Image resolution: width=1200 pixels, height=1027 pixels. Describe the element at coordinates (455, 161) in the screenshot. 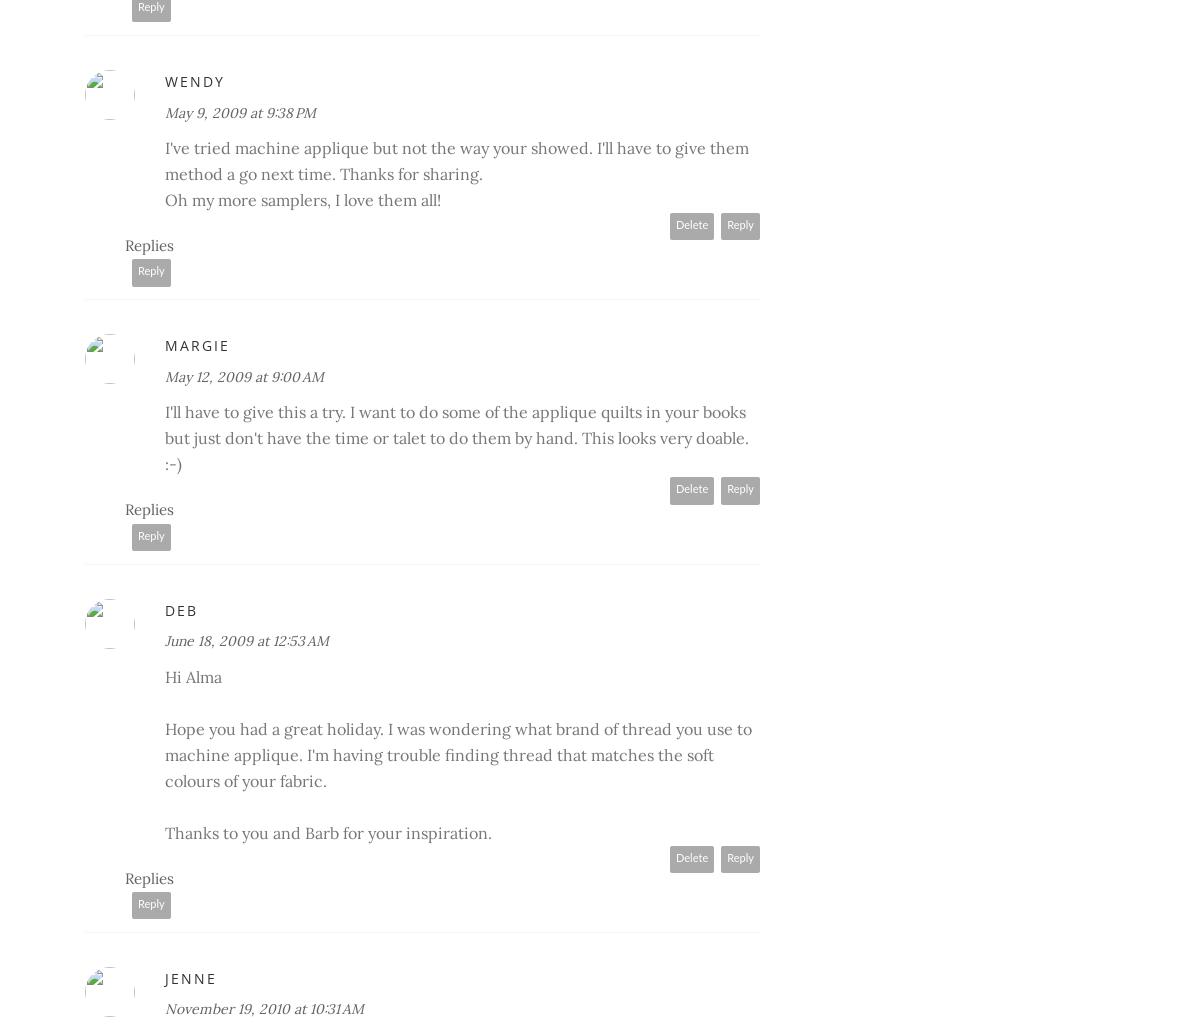

I see `'I've tried machine applique but not the way your showed. I'll have to give them method a go next time. Thanks for sharing.'` at that location.